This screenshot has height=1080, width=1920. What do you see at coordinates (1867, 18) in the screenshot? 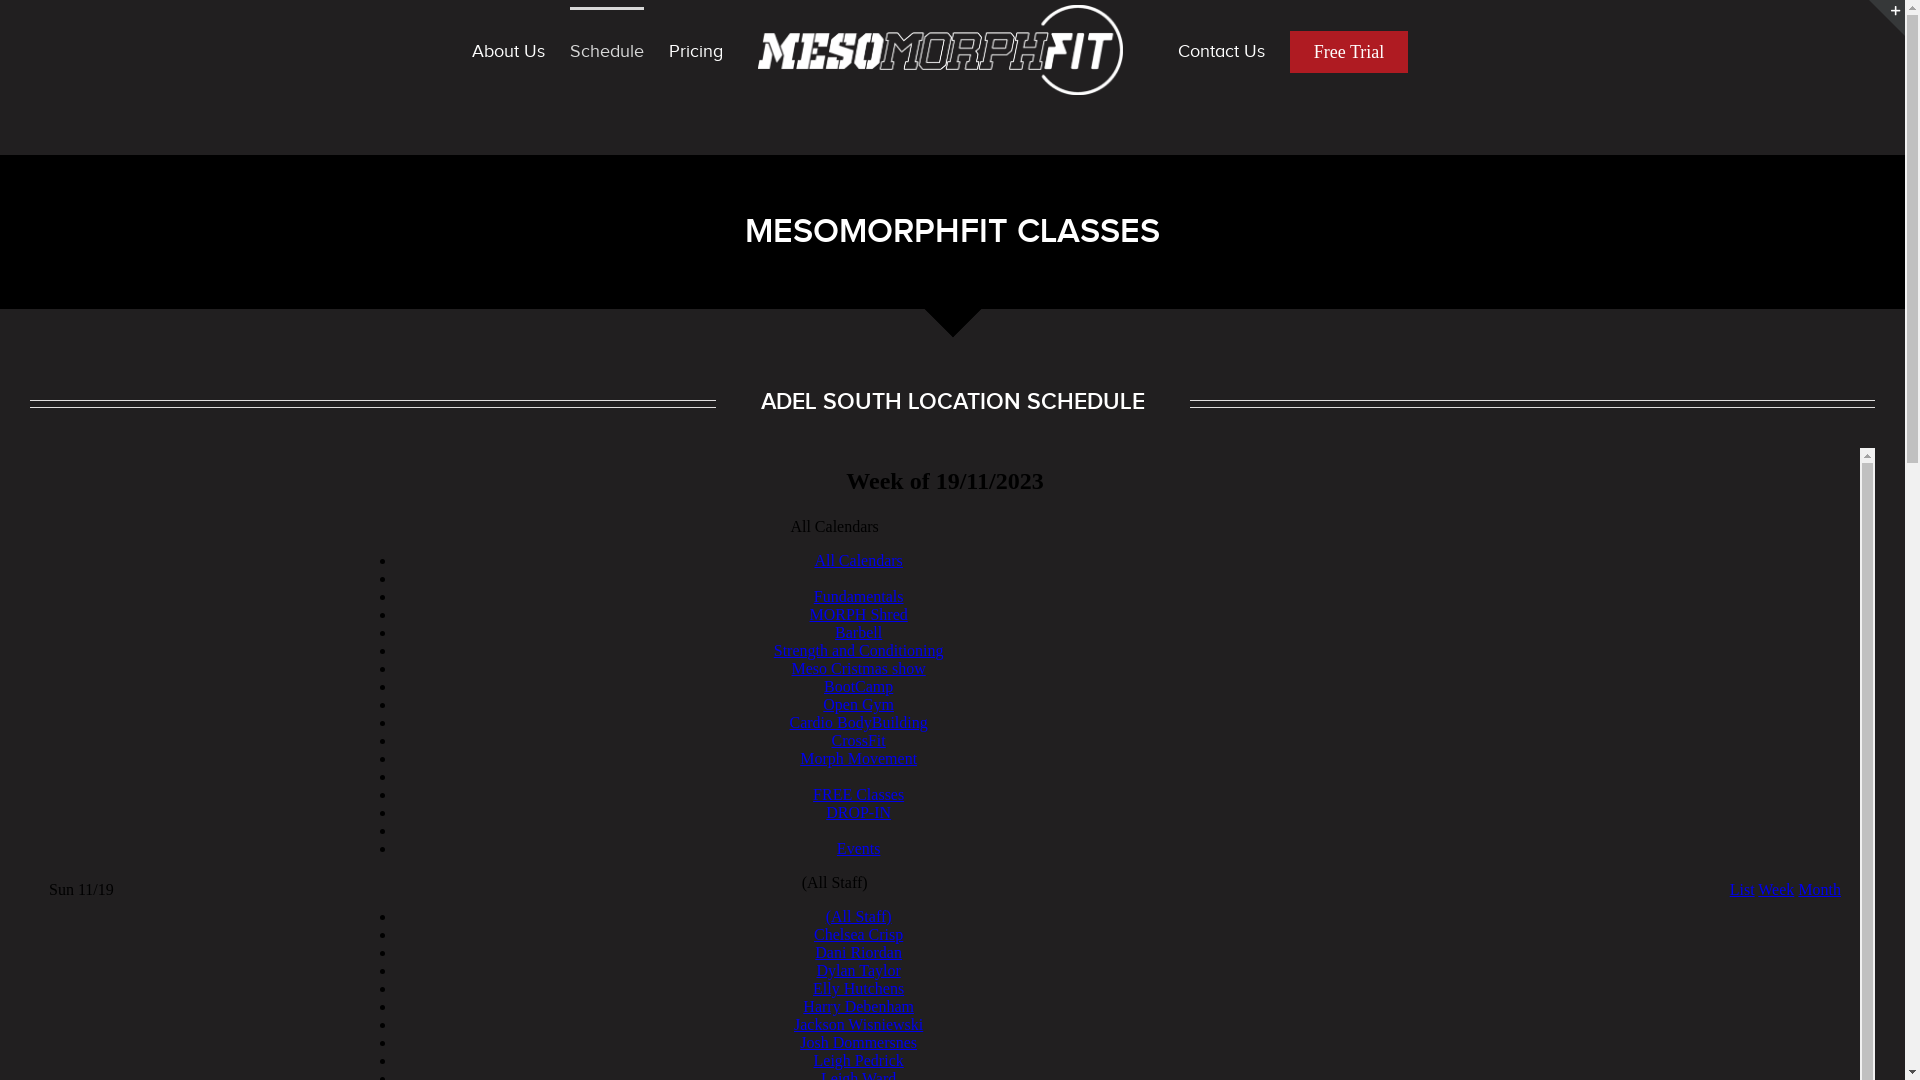
I see `'Toggle Sliding Bar Area'` at bounding box center [1867, 18].